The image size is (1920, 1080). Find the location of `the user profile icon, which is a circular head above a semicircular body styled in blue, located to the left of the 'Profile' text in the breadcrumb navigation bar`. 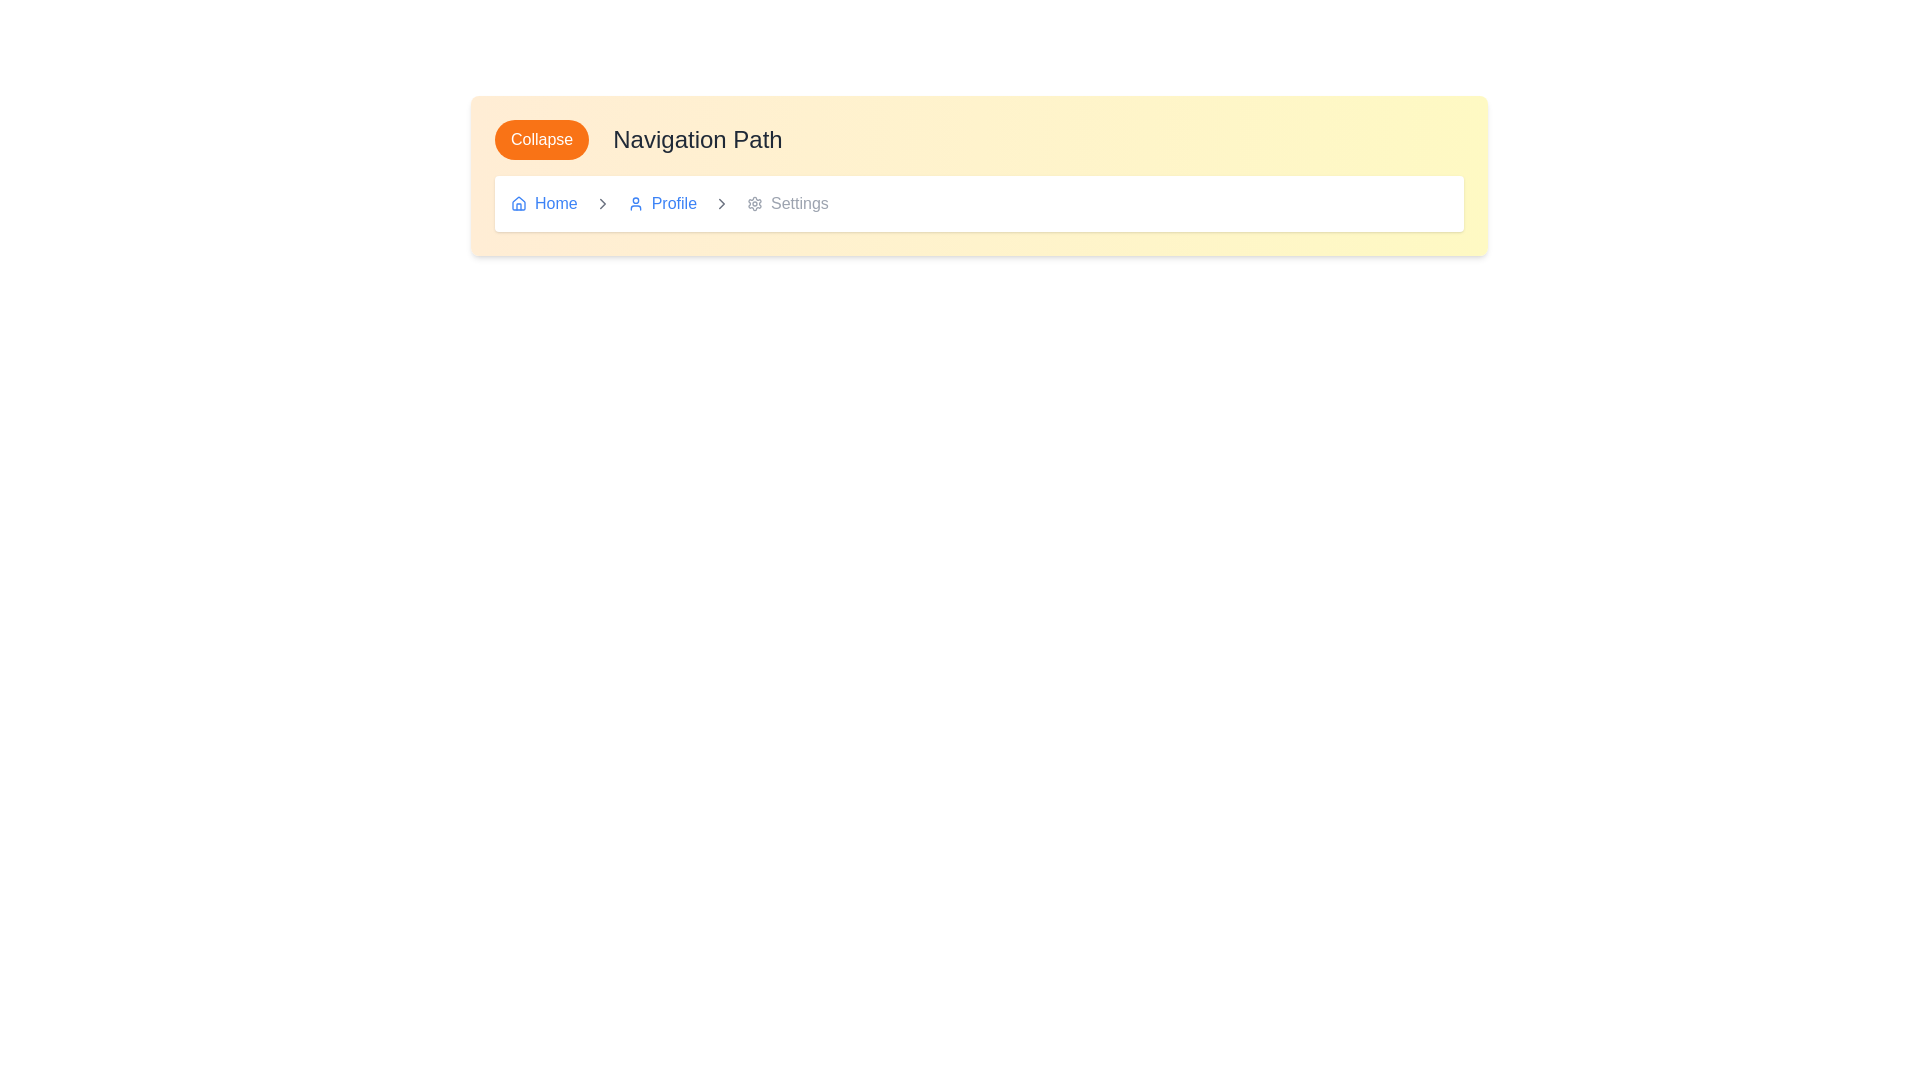

the user profile icon, which is a circular head above a semicircular body styled in blue, located to the left of the 'Profile' text in the breadcrumb navigation bar is located at coordinates (634, 204).